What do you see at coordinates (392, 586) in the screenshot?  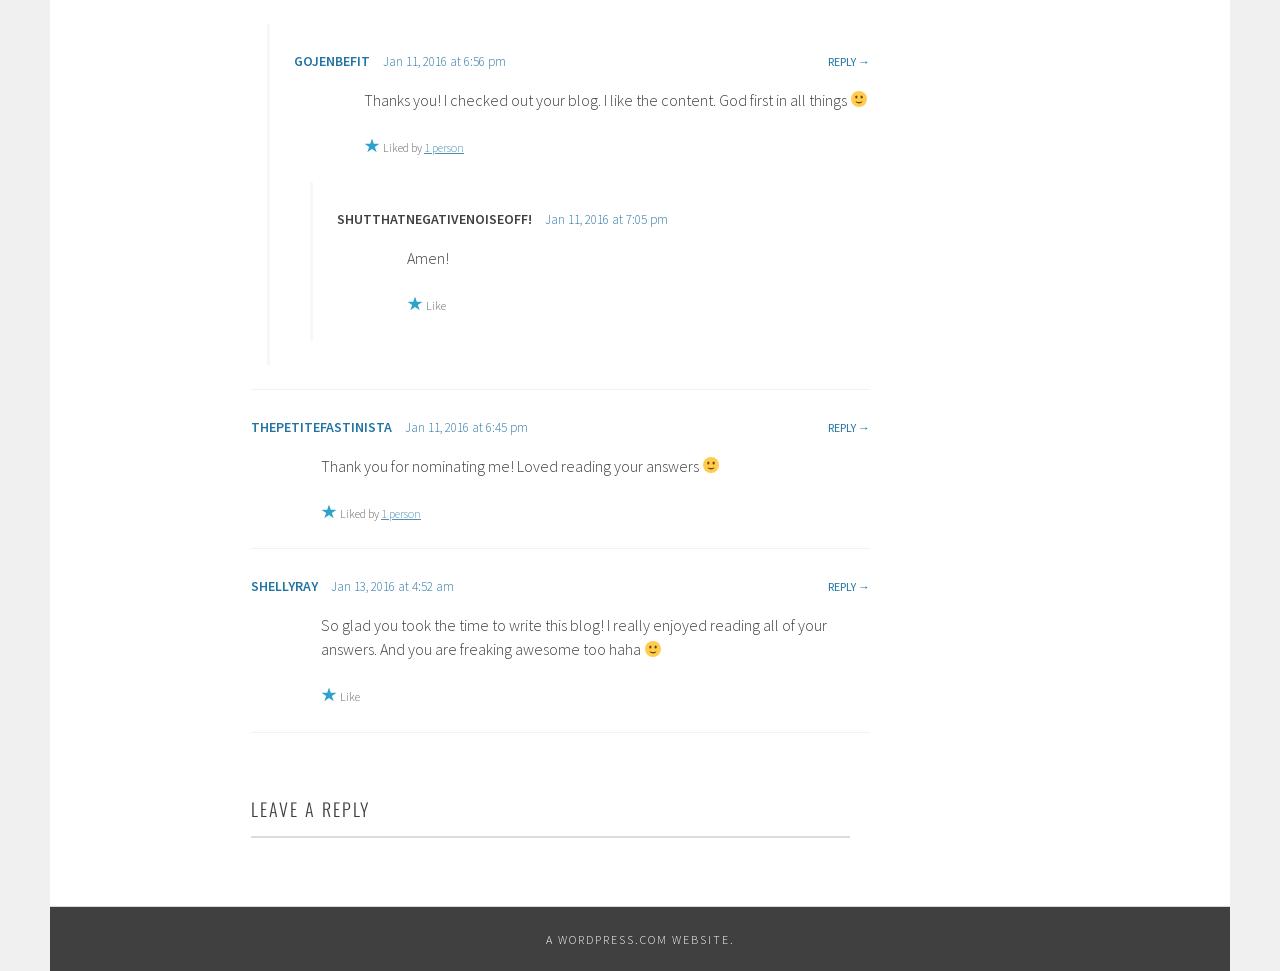 I see `'Jan 13, 2016 at 4:52 am'` at bounding box center [392, 586].